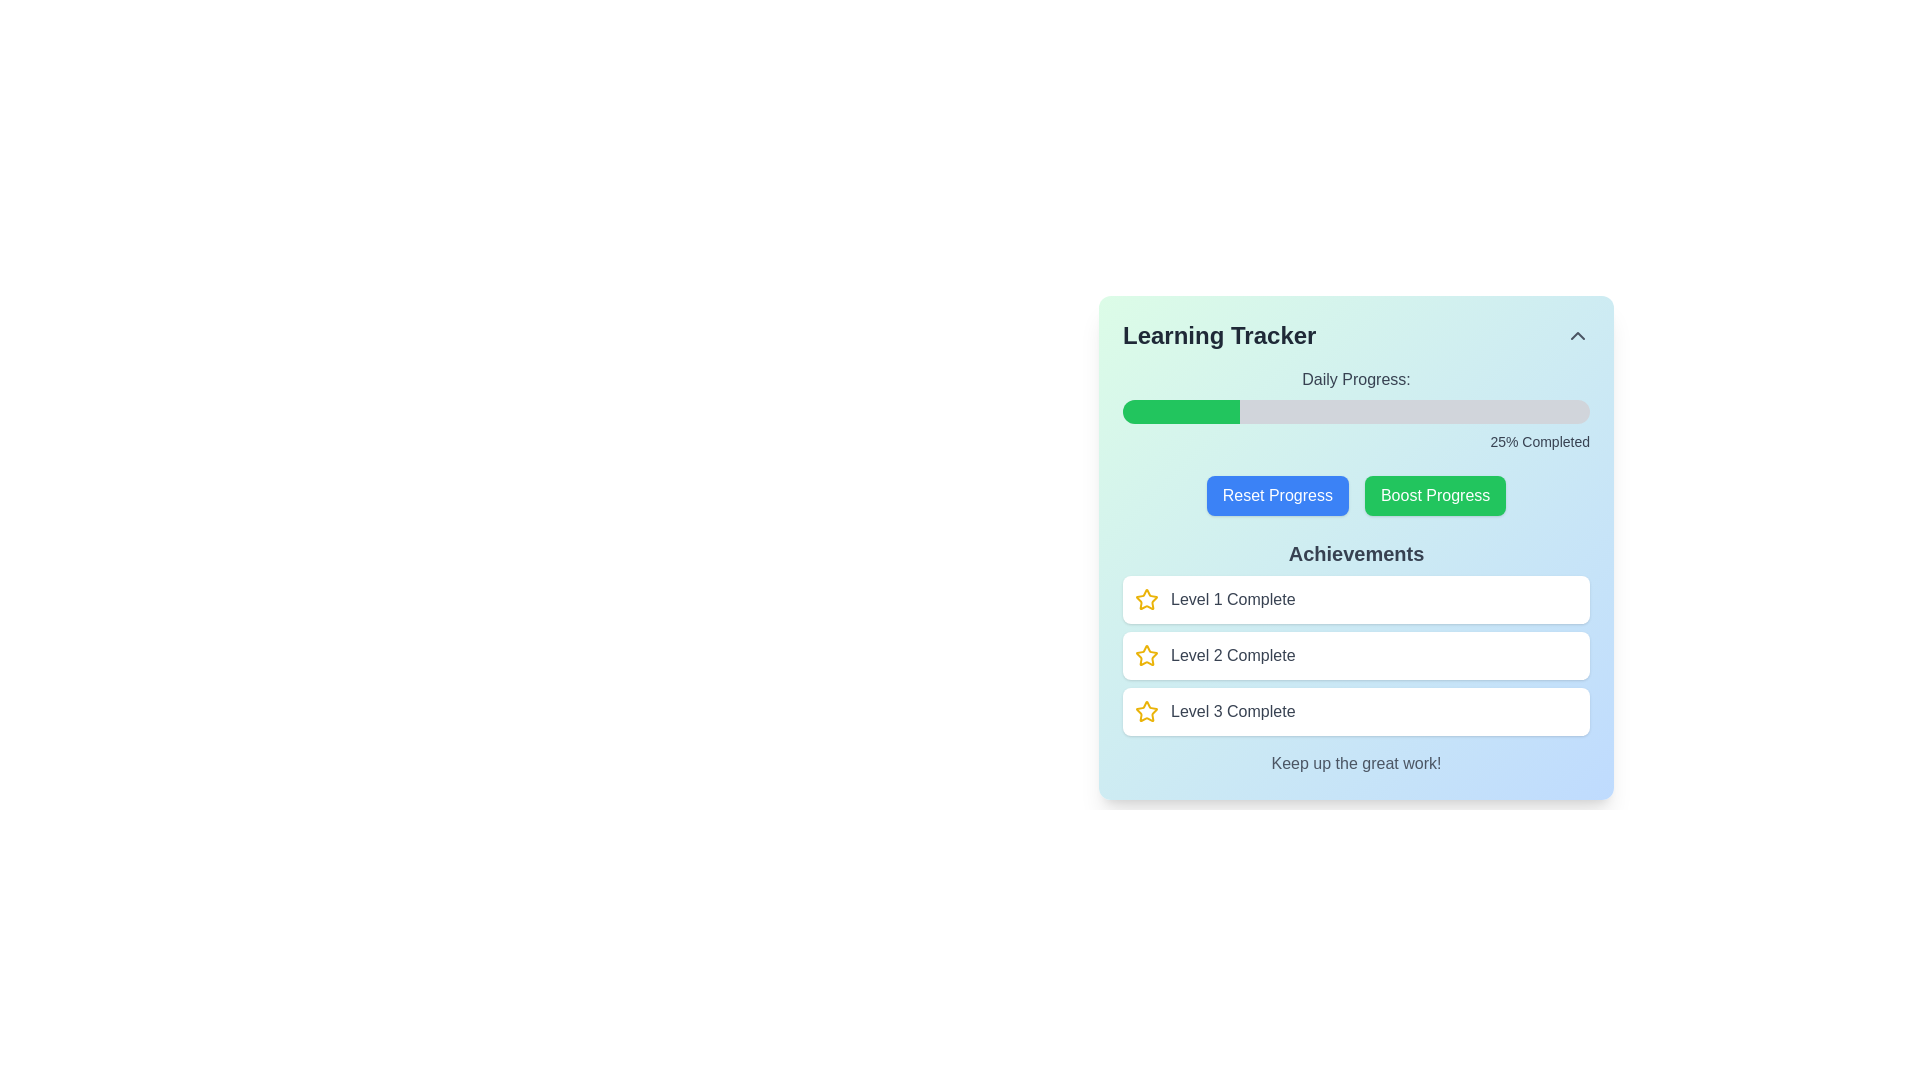 The image size is (1920, 1080). I want to click on the static text label that reads 'Daily Progress:' in a bold, gray font, located at the top of the component, so click(1356, 380).